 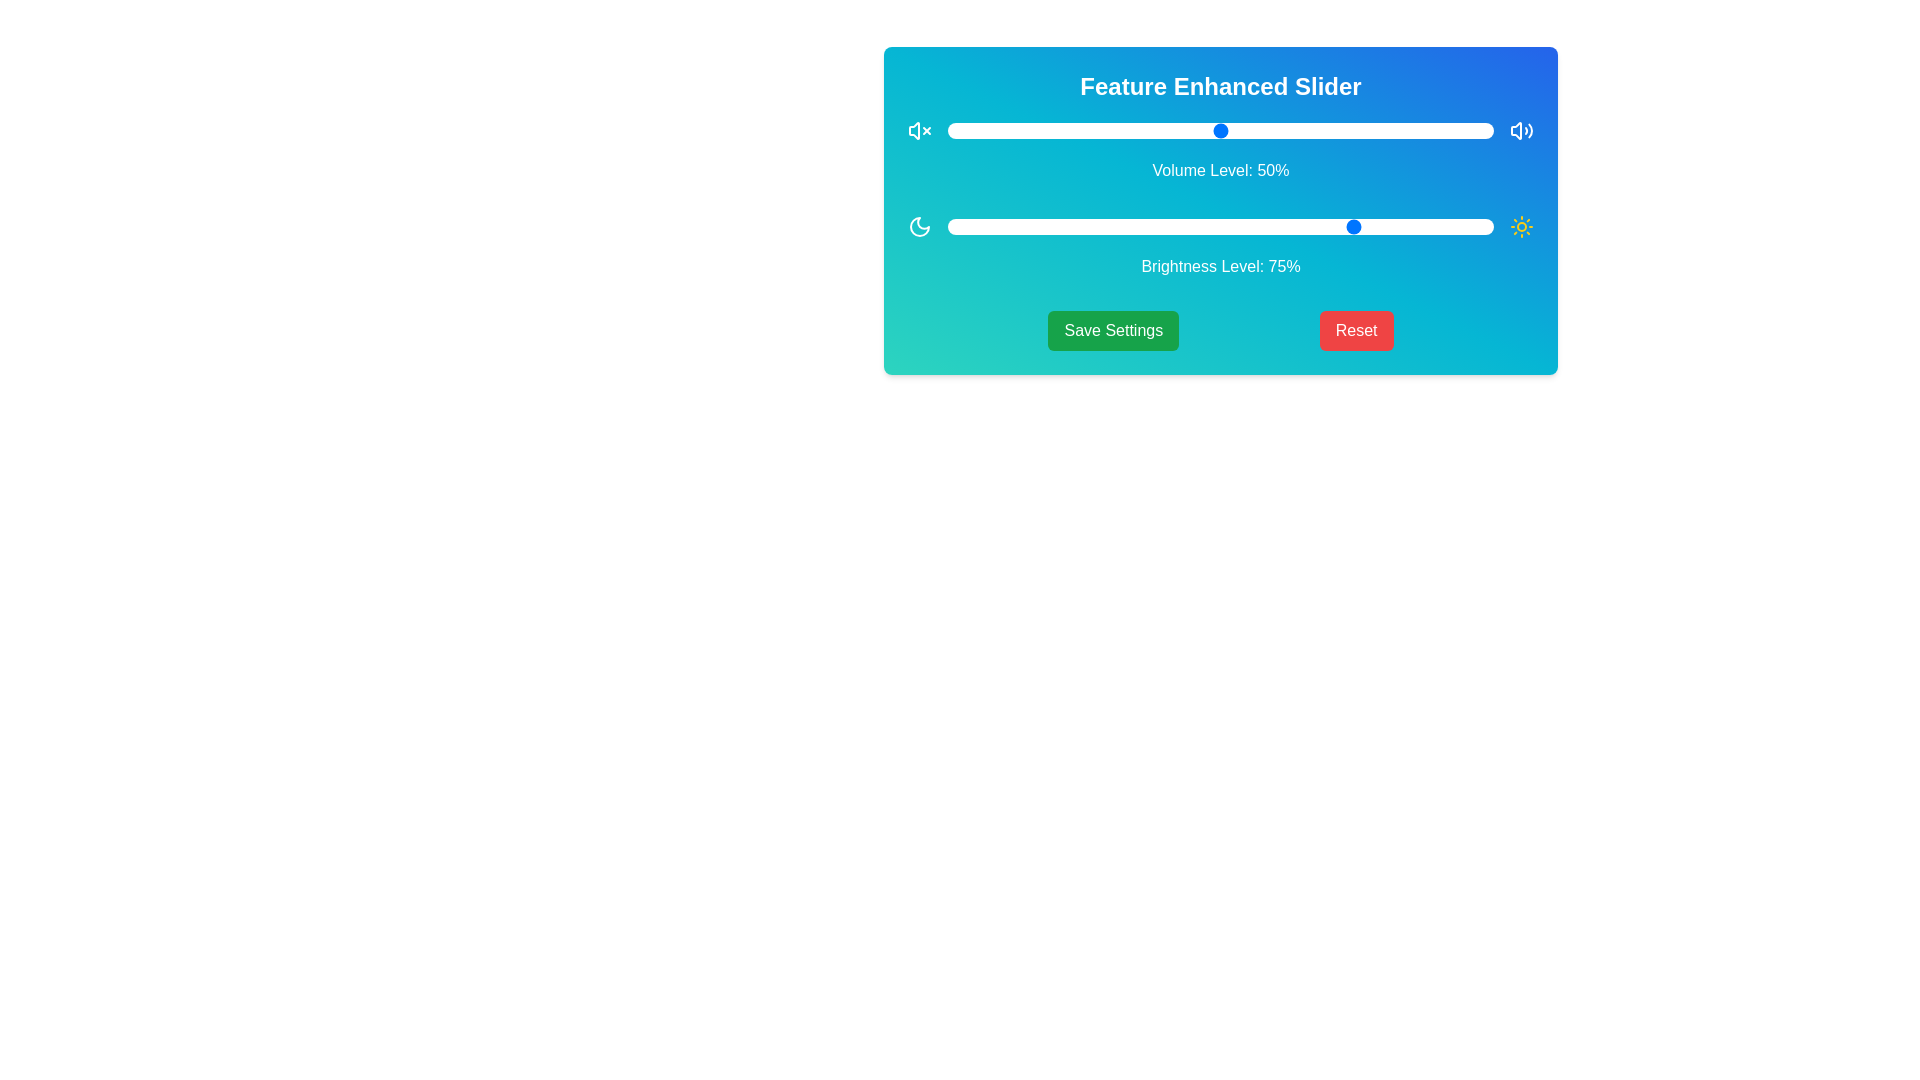 What do you see at coordinates (1472, 226) in the screenshot?
I see `brightness level` at bounding box center [1472, 226].